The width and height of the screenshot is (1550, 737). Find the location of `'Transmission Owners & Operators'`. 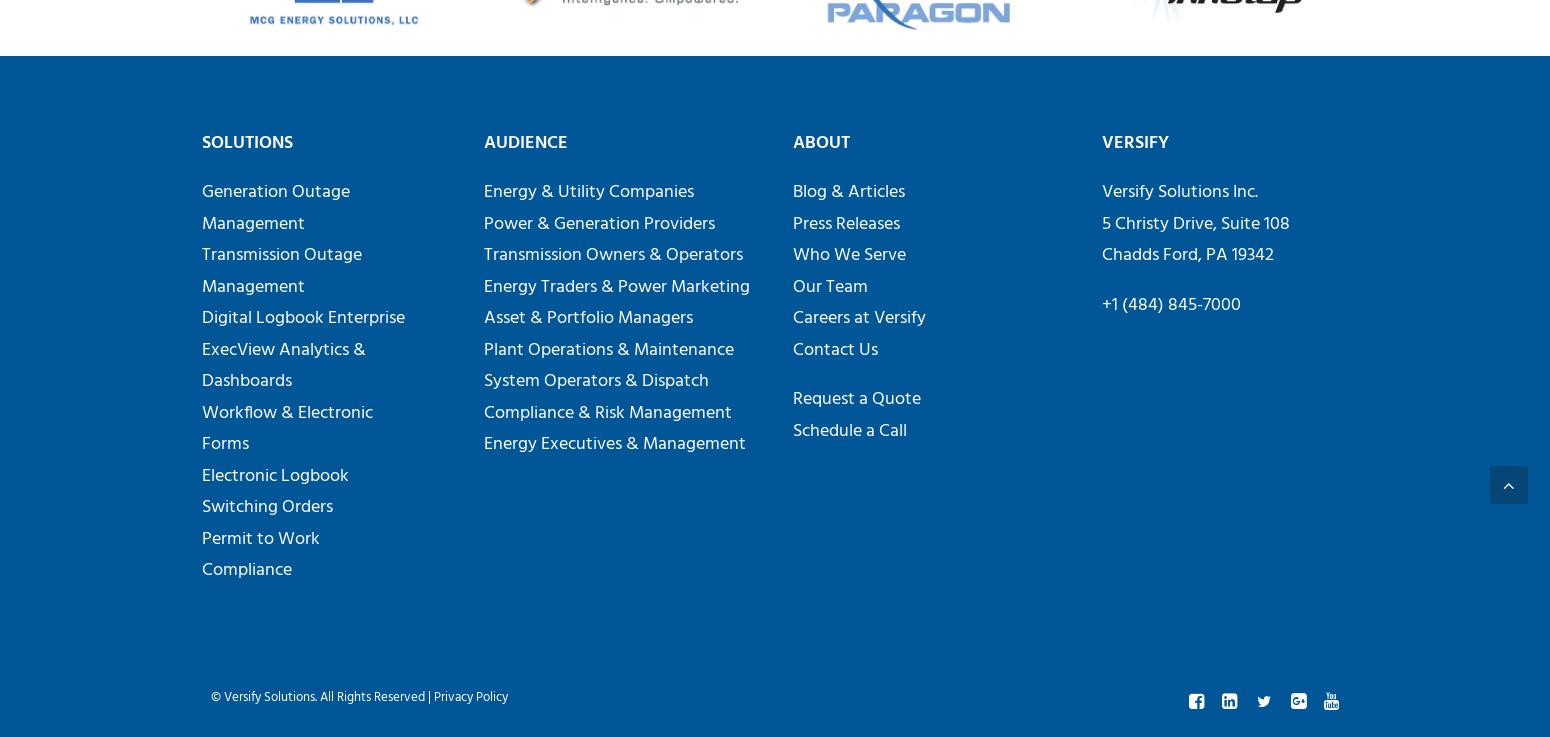

'Transmission Owners & Operators' is located at coordinates (613, 254).